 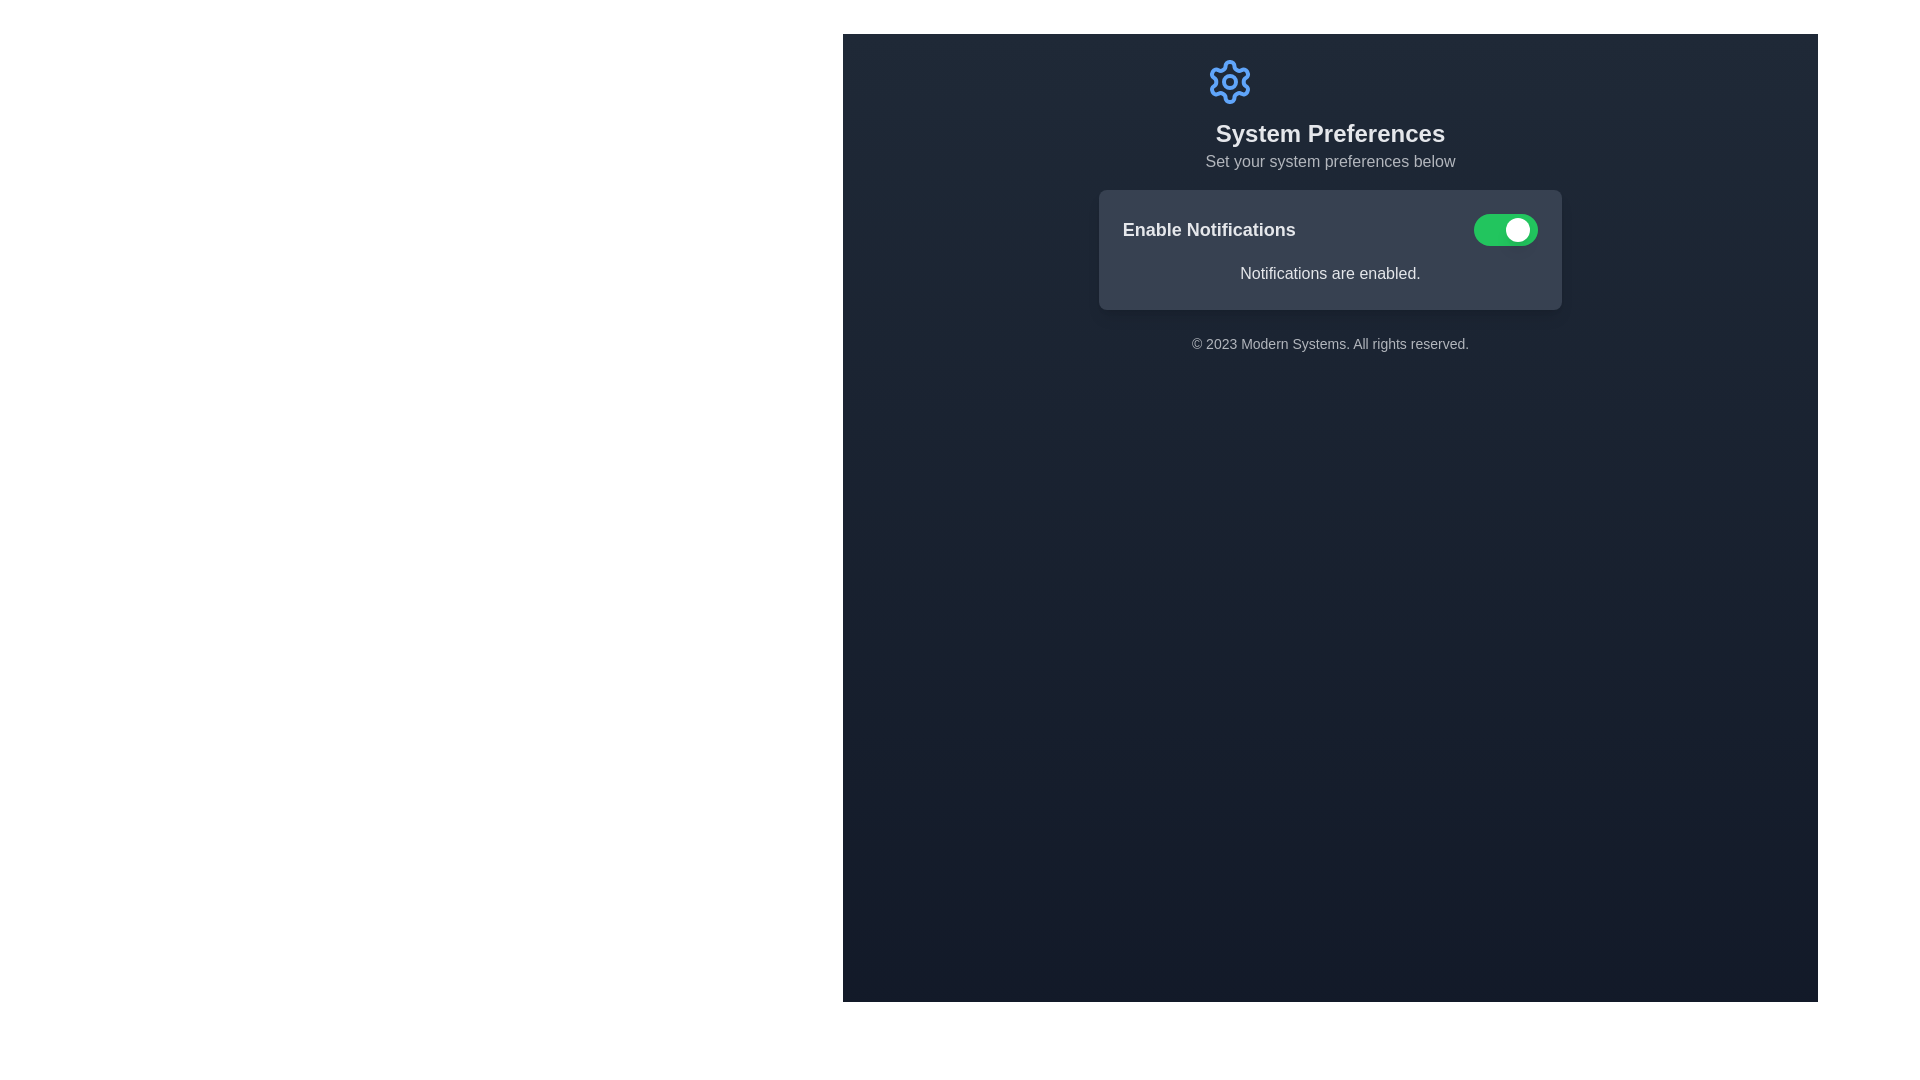 What do you see at coordinates (1330, 229) in the screenshot?
I see `the toggle switch labeled 'Enable Notifications' to change its state` at bounding box center [1330, 229].